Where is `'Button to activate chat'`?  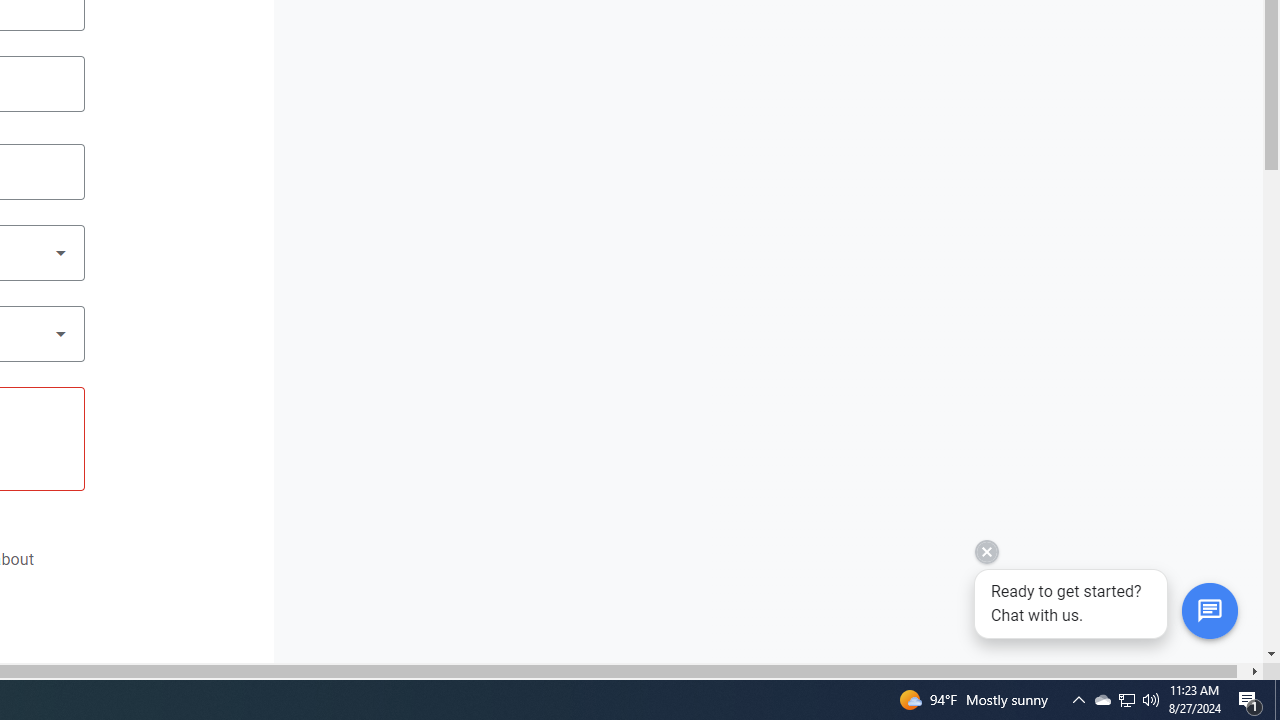
'Button to activate chat' is located at coordinates (1208, 610).